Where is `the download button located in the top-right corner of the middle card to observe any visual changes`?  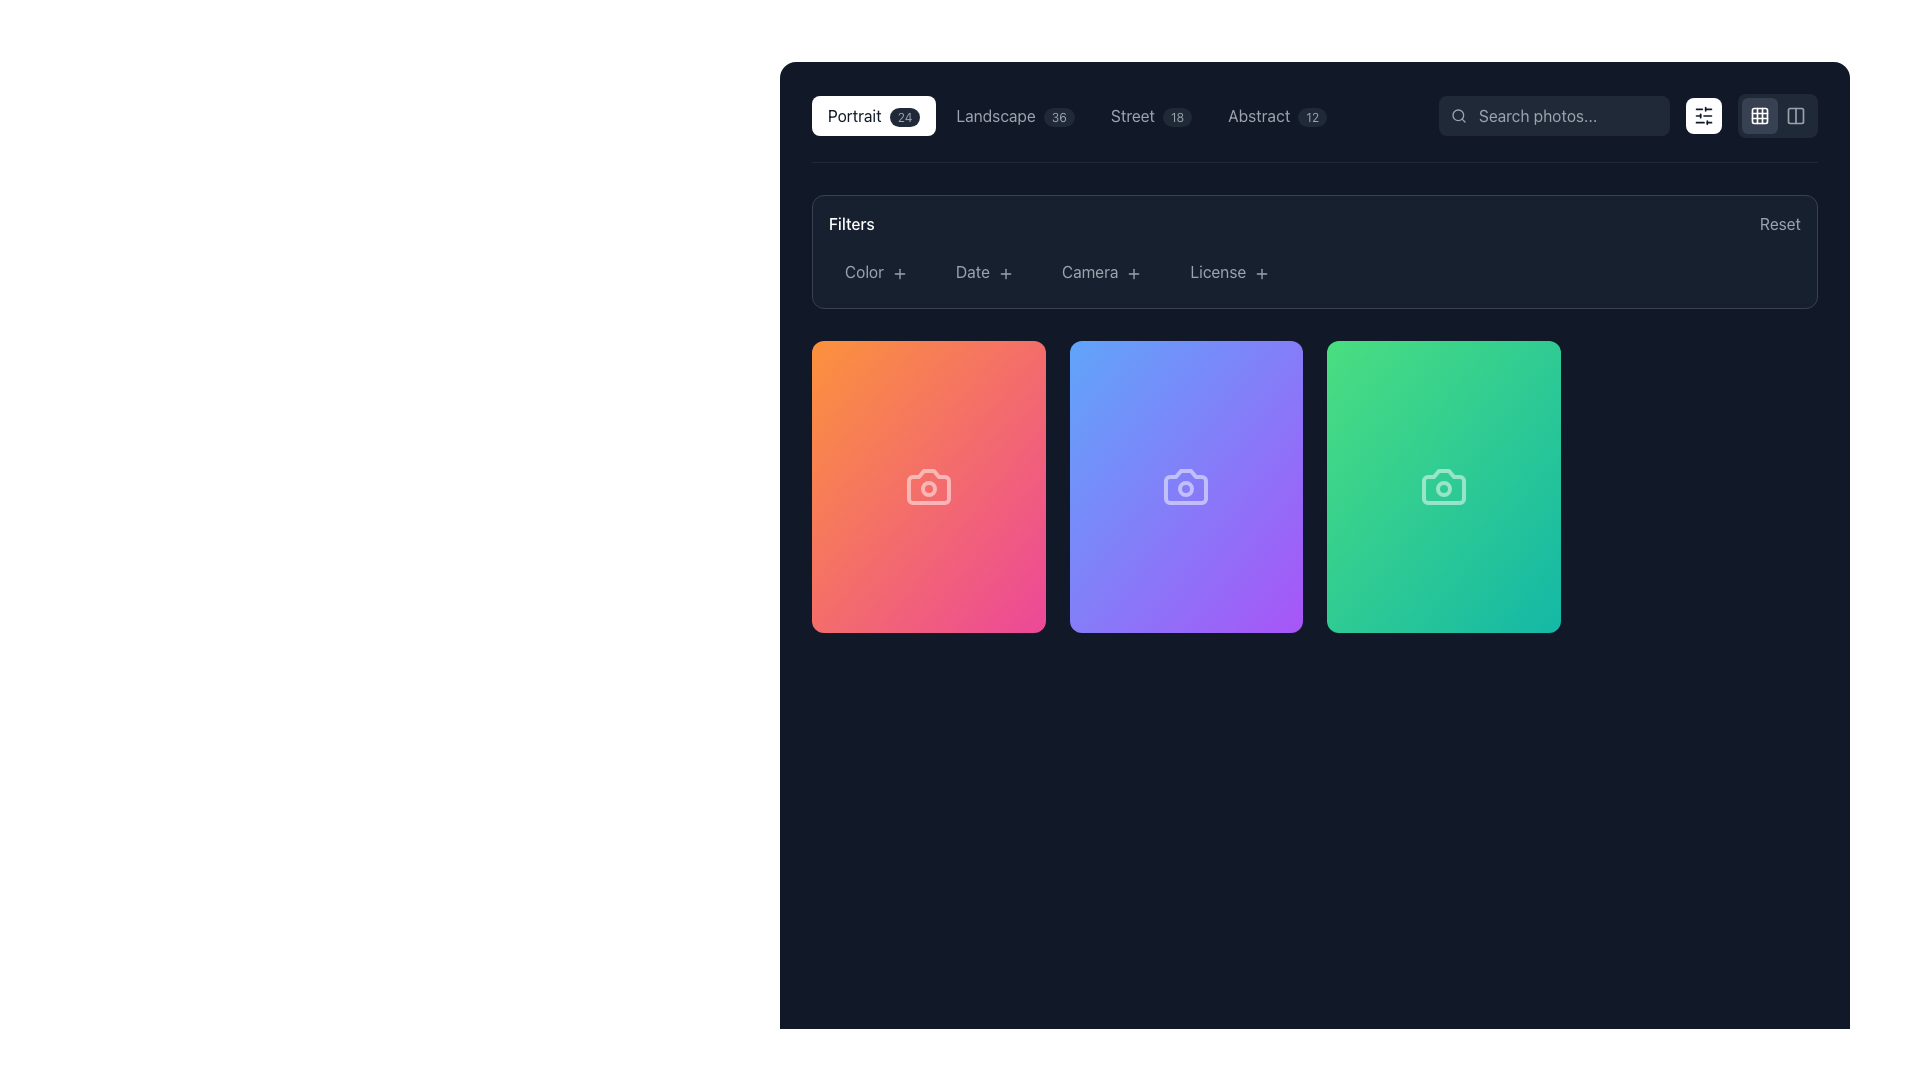
the download button located in the top-right corner of the middle card to observe any visual changes is located at coordinates (1270, 373).